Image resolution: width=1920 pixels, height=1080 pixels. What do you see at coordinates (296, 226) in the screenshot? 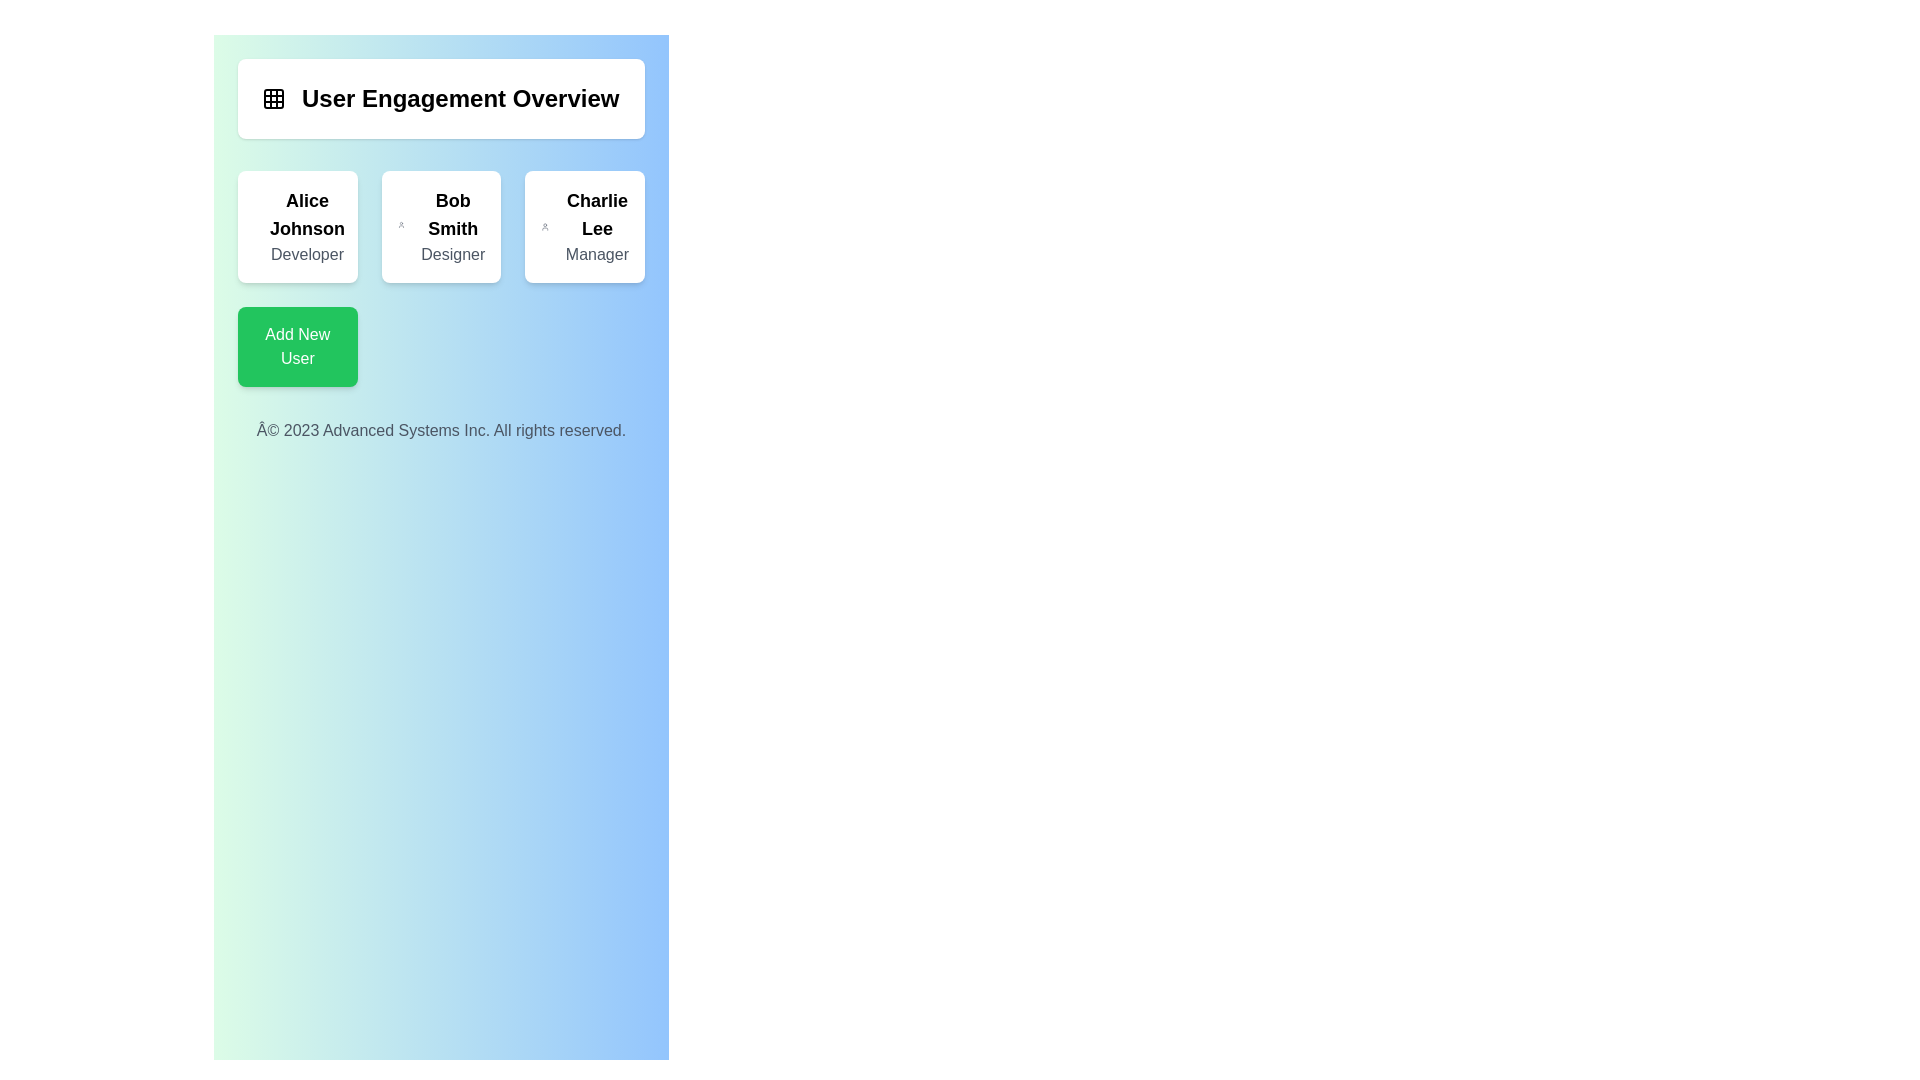
I see `the Profile Card located at the top left side of the grid below the title 'User Engagement Overview'` at bounding box center [296, 226].